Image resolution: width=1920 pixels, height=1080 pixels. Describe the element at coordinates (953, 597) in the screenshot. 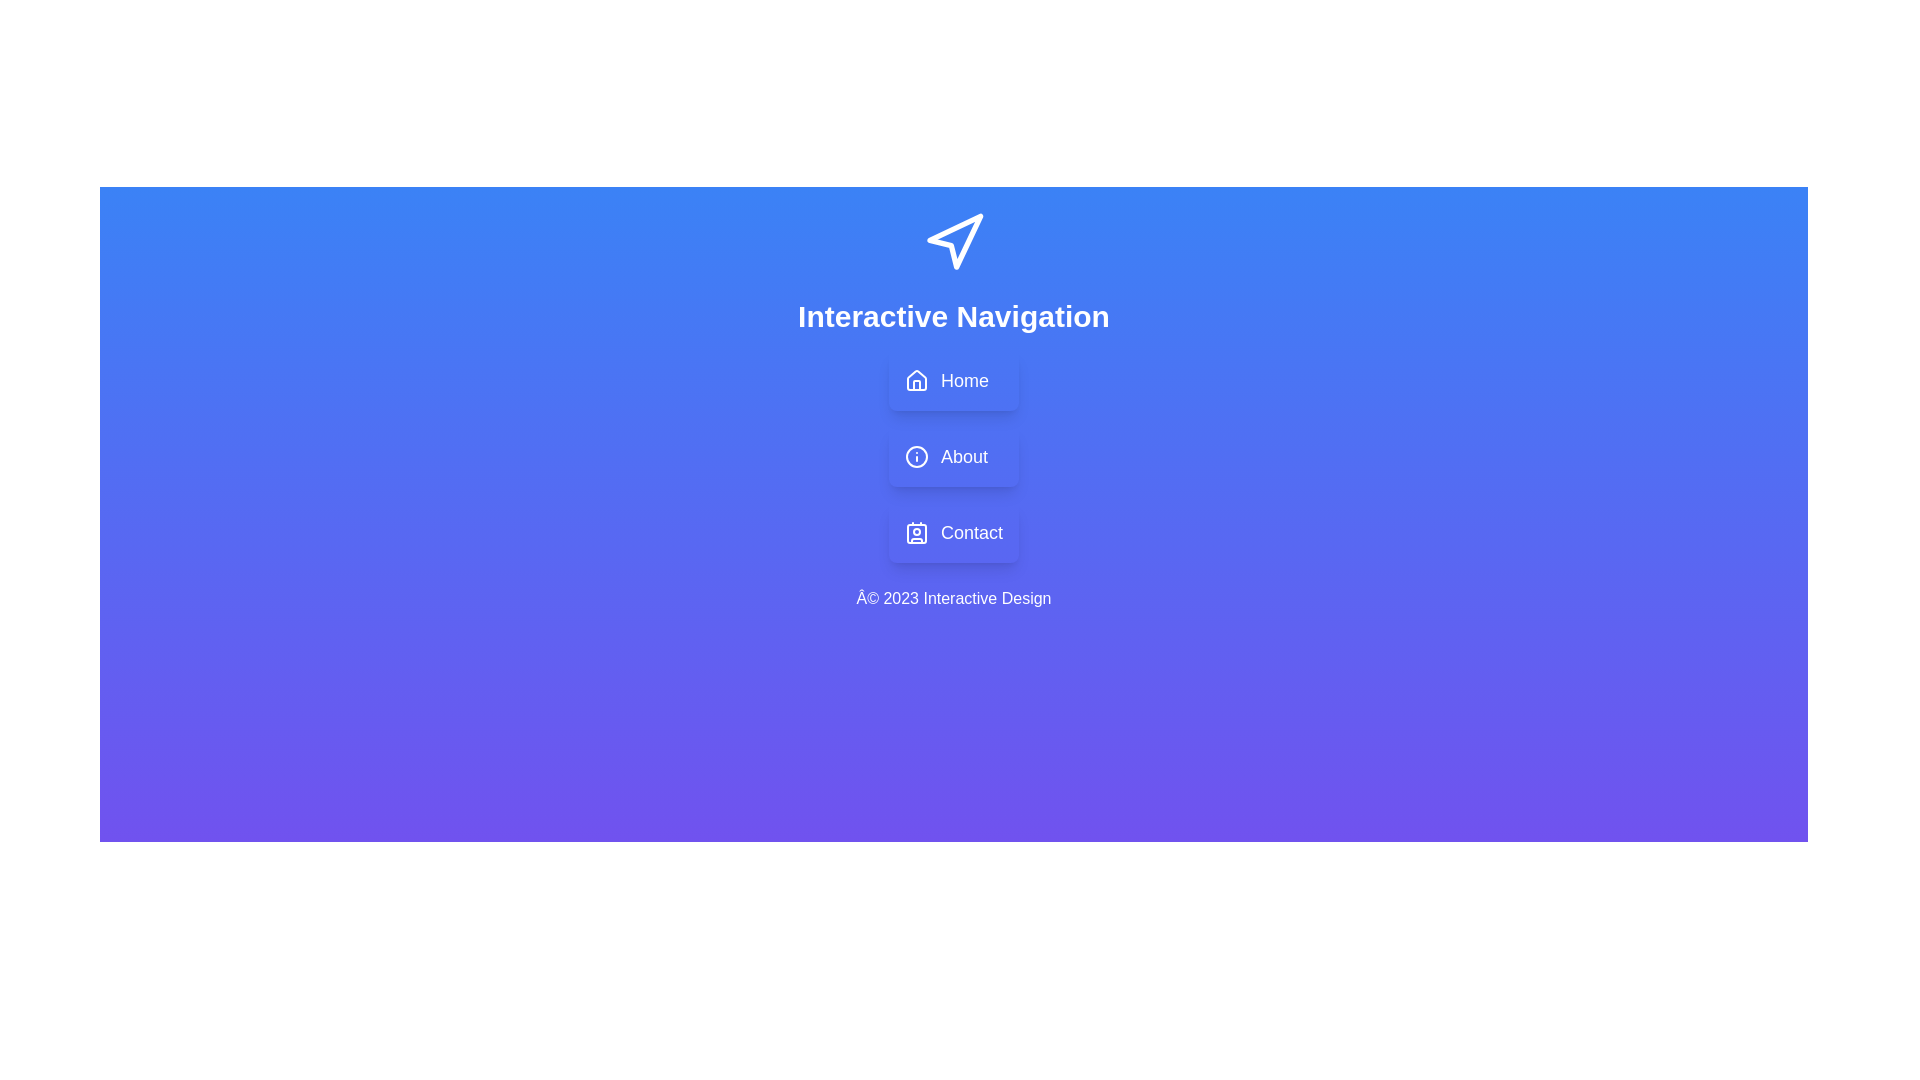

I see `the copyright notice text label located at the bottom-center of the interface, below the buttons labeled 'Home', 'About', and 'Contact'` at that location.